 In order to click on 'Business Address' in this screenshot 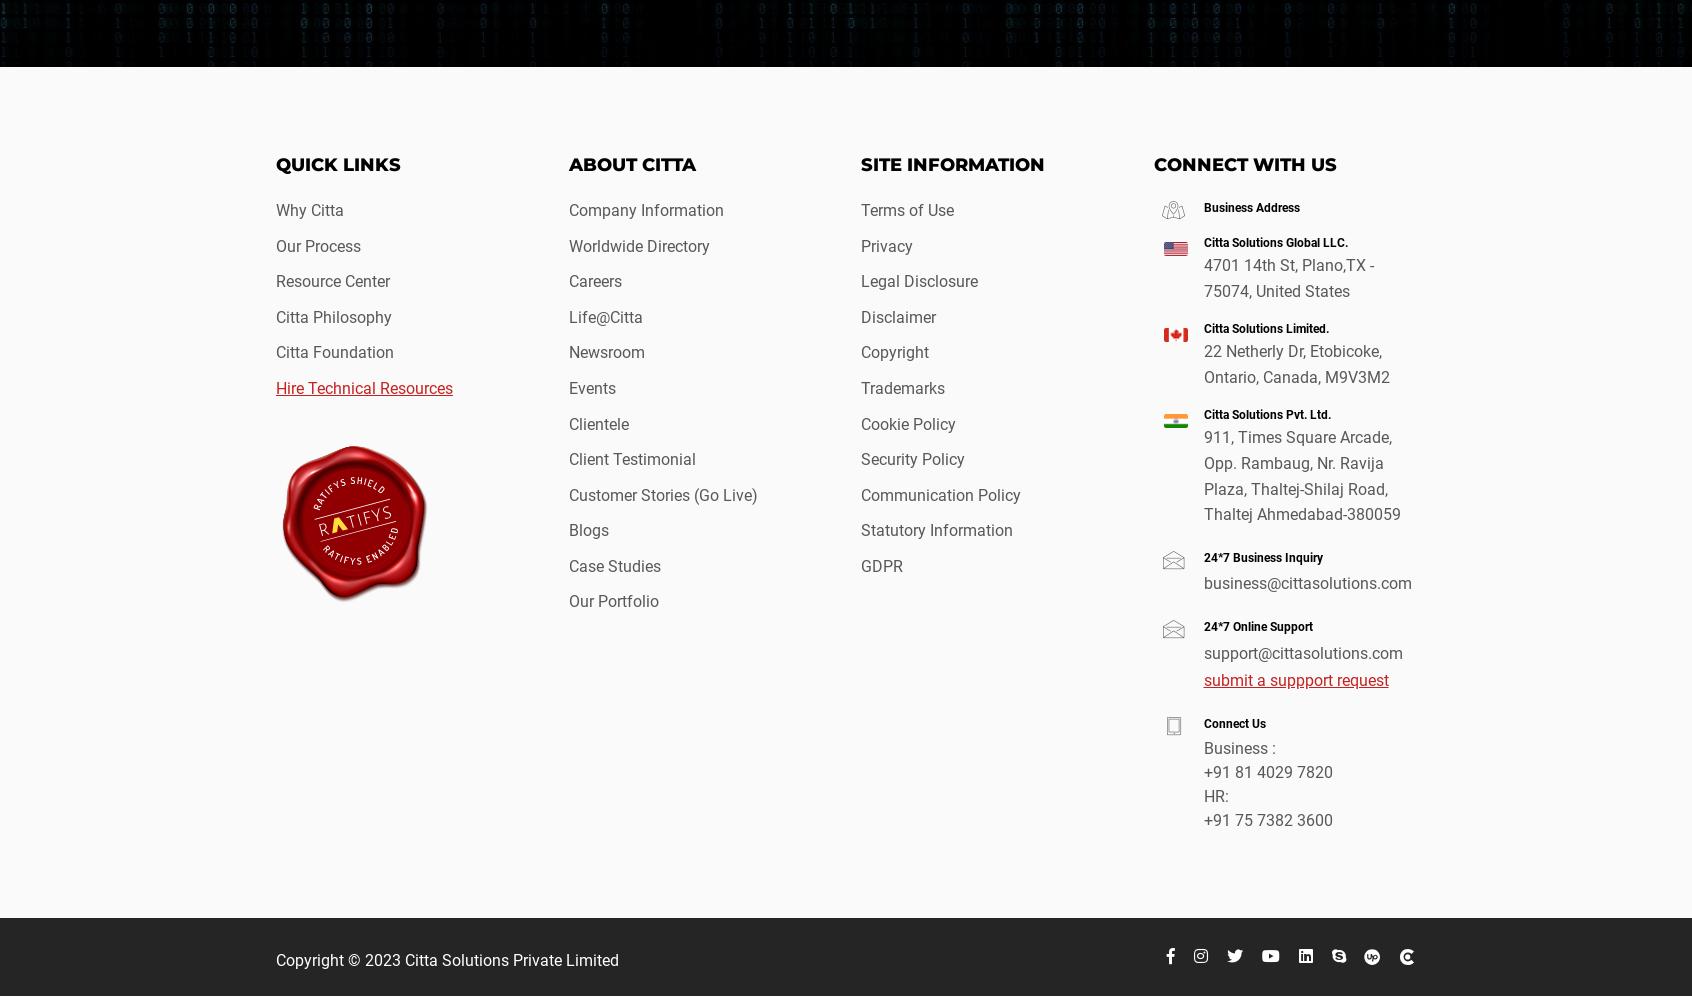, I will do `click(1203, 206)`.